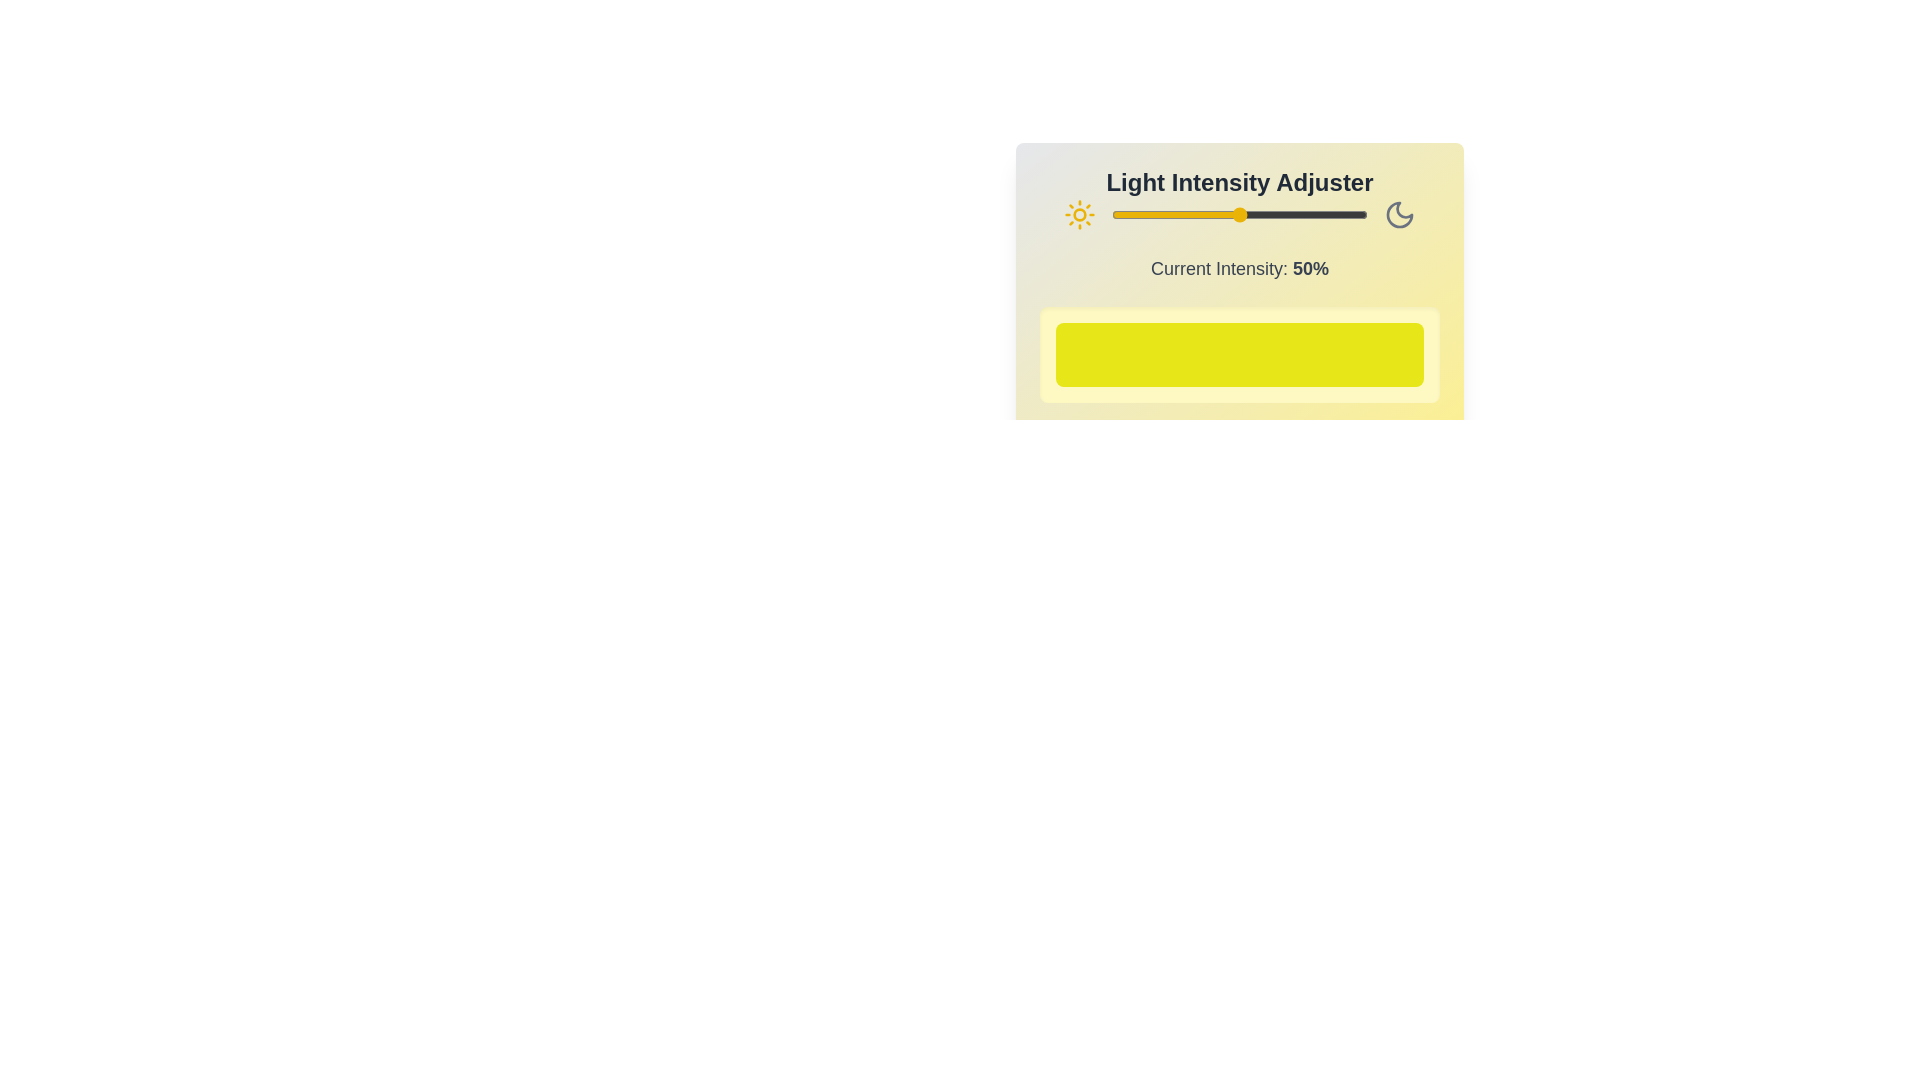  I want to click on the light intensity to 91% by moving the slider, so click(1344, 215).